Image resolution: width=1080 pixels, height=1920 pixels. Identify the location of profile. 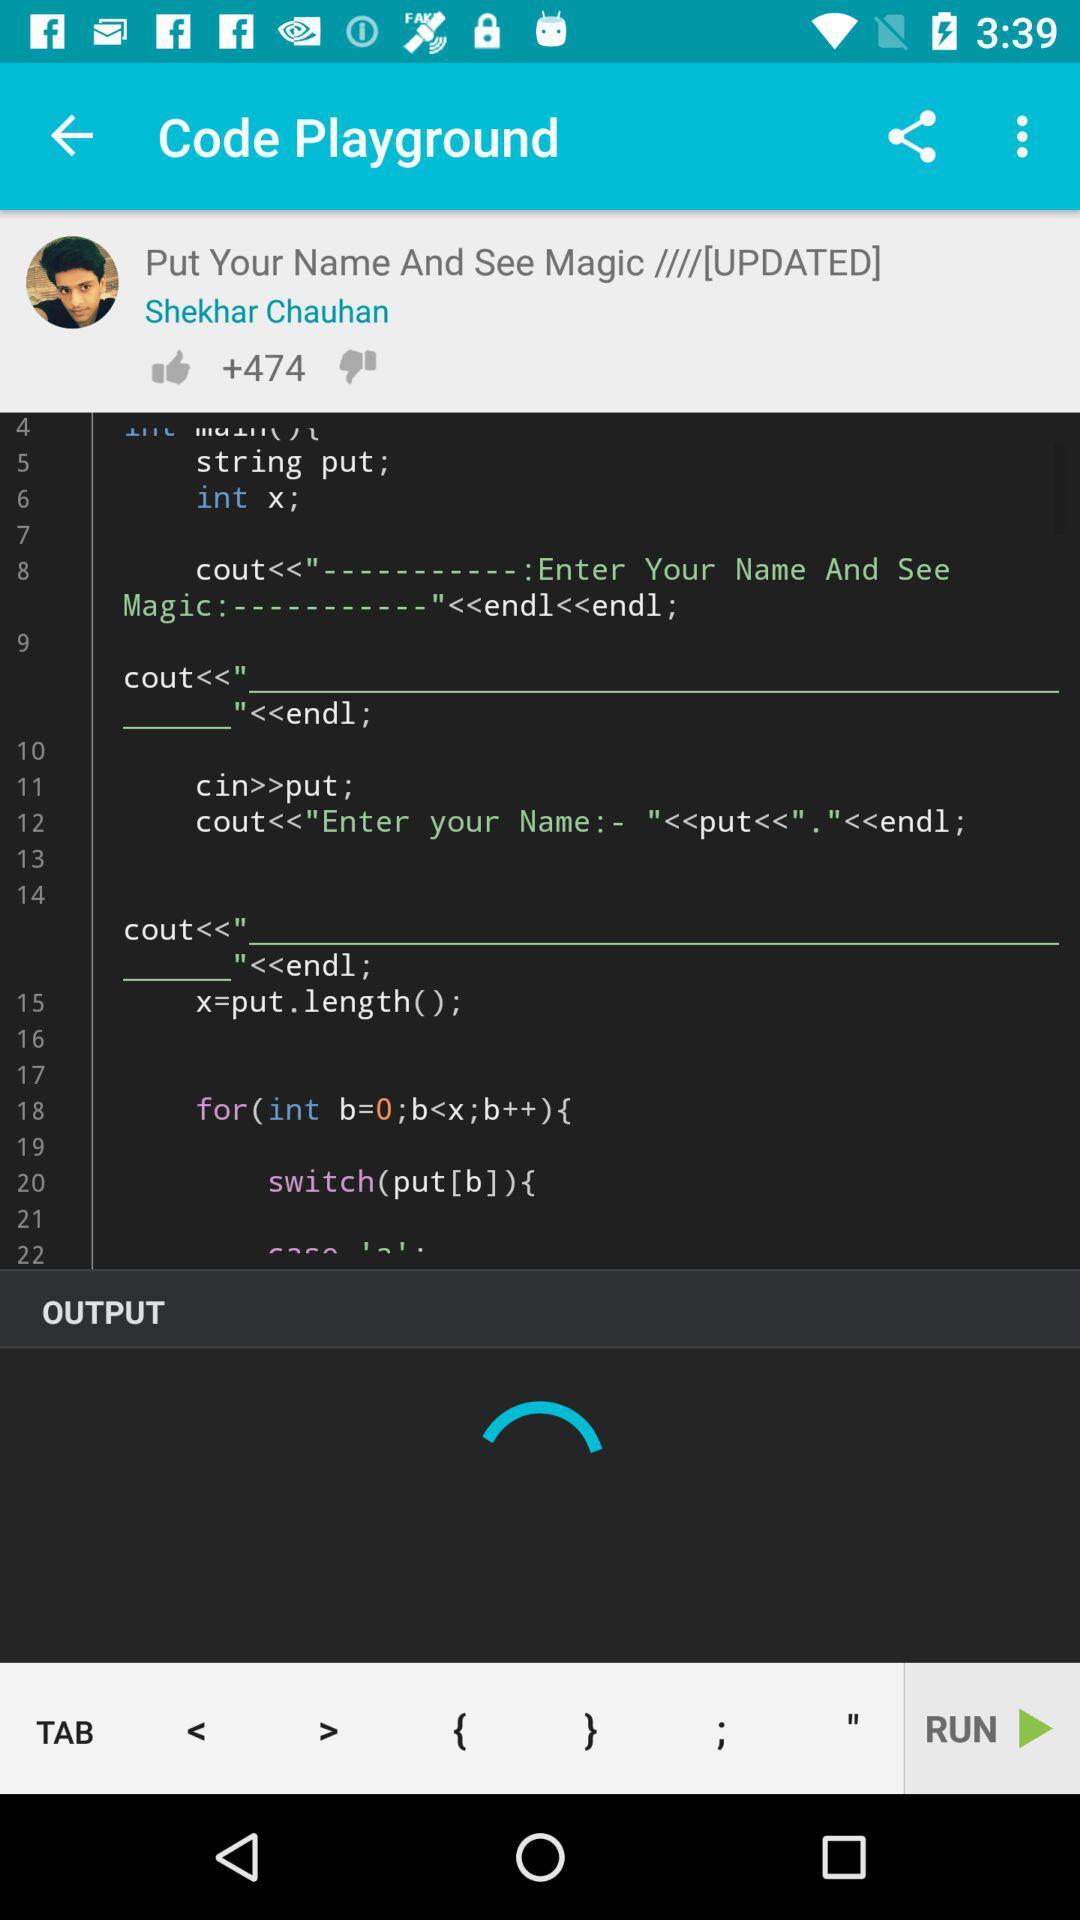
(71, 281).